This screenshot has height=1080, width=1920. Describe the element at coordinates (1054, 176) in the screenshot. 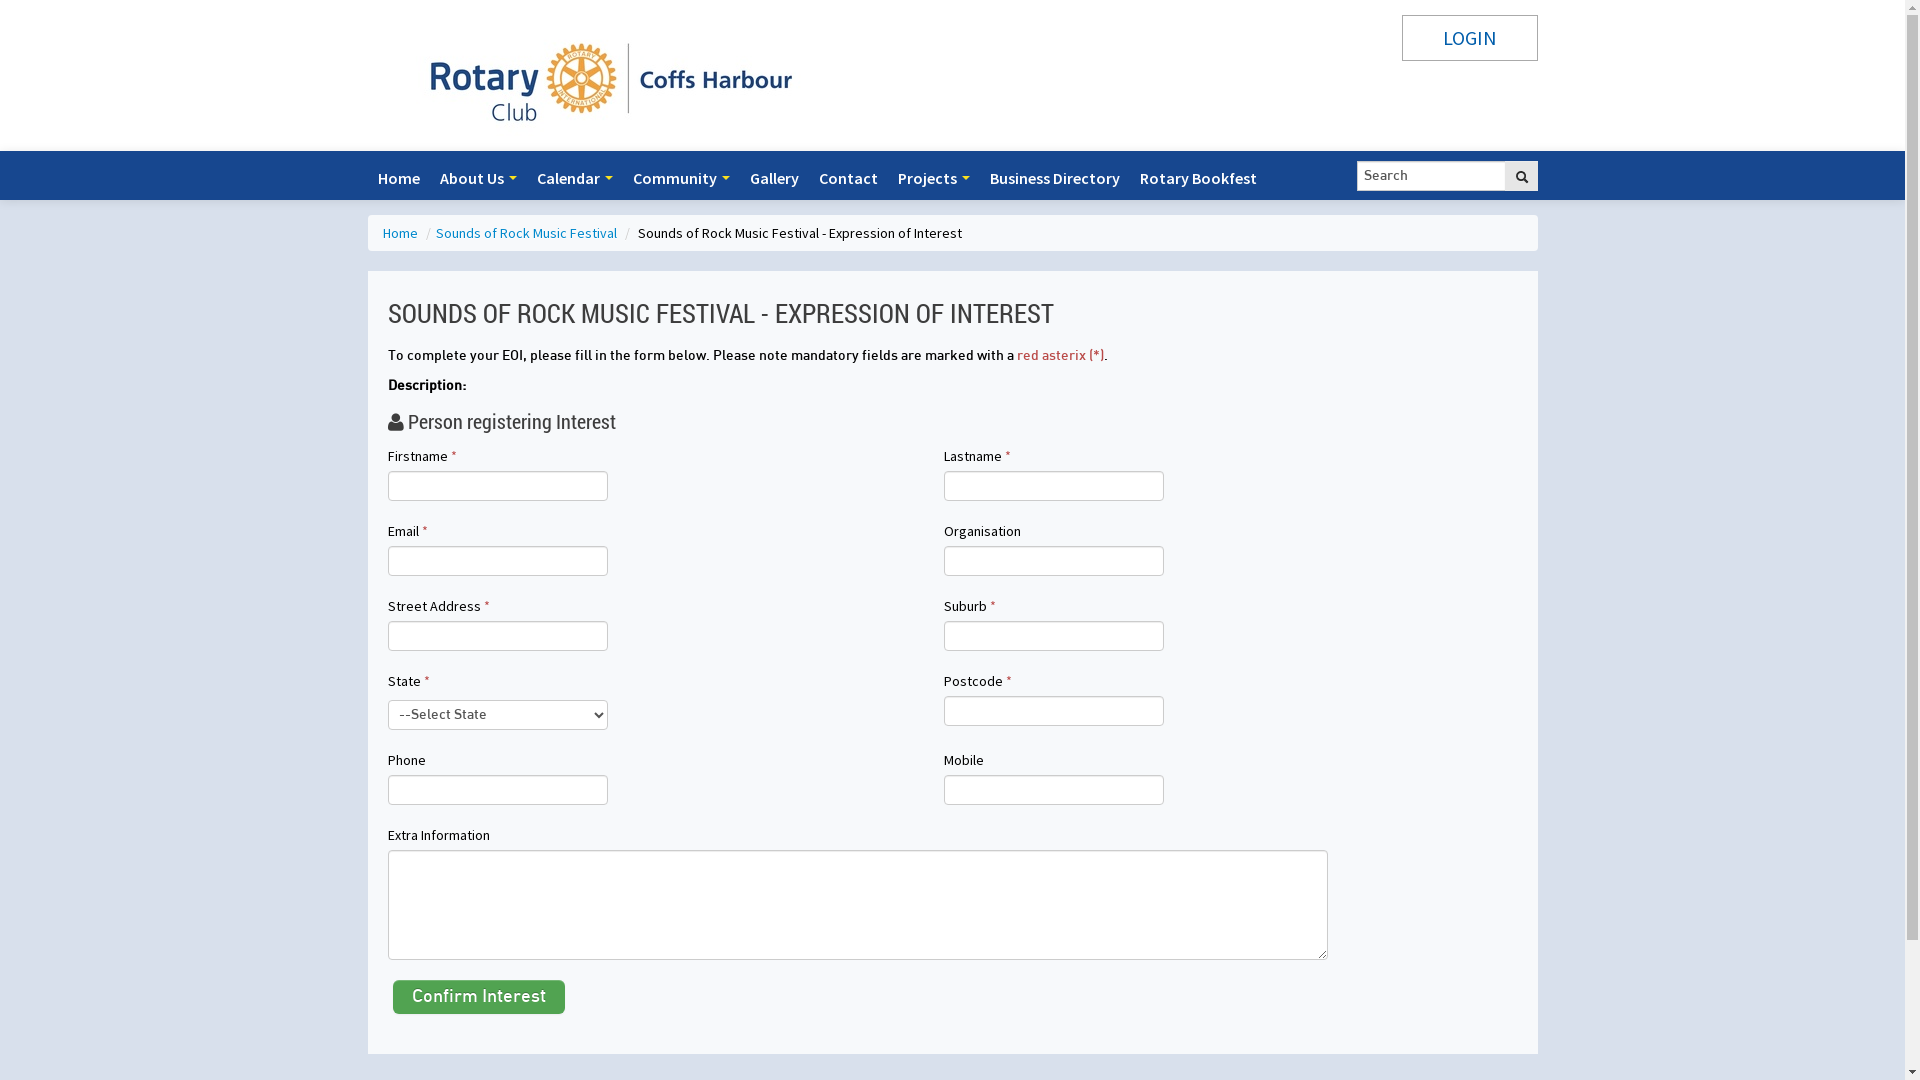

I see `'Business Directory'` at that location.